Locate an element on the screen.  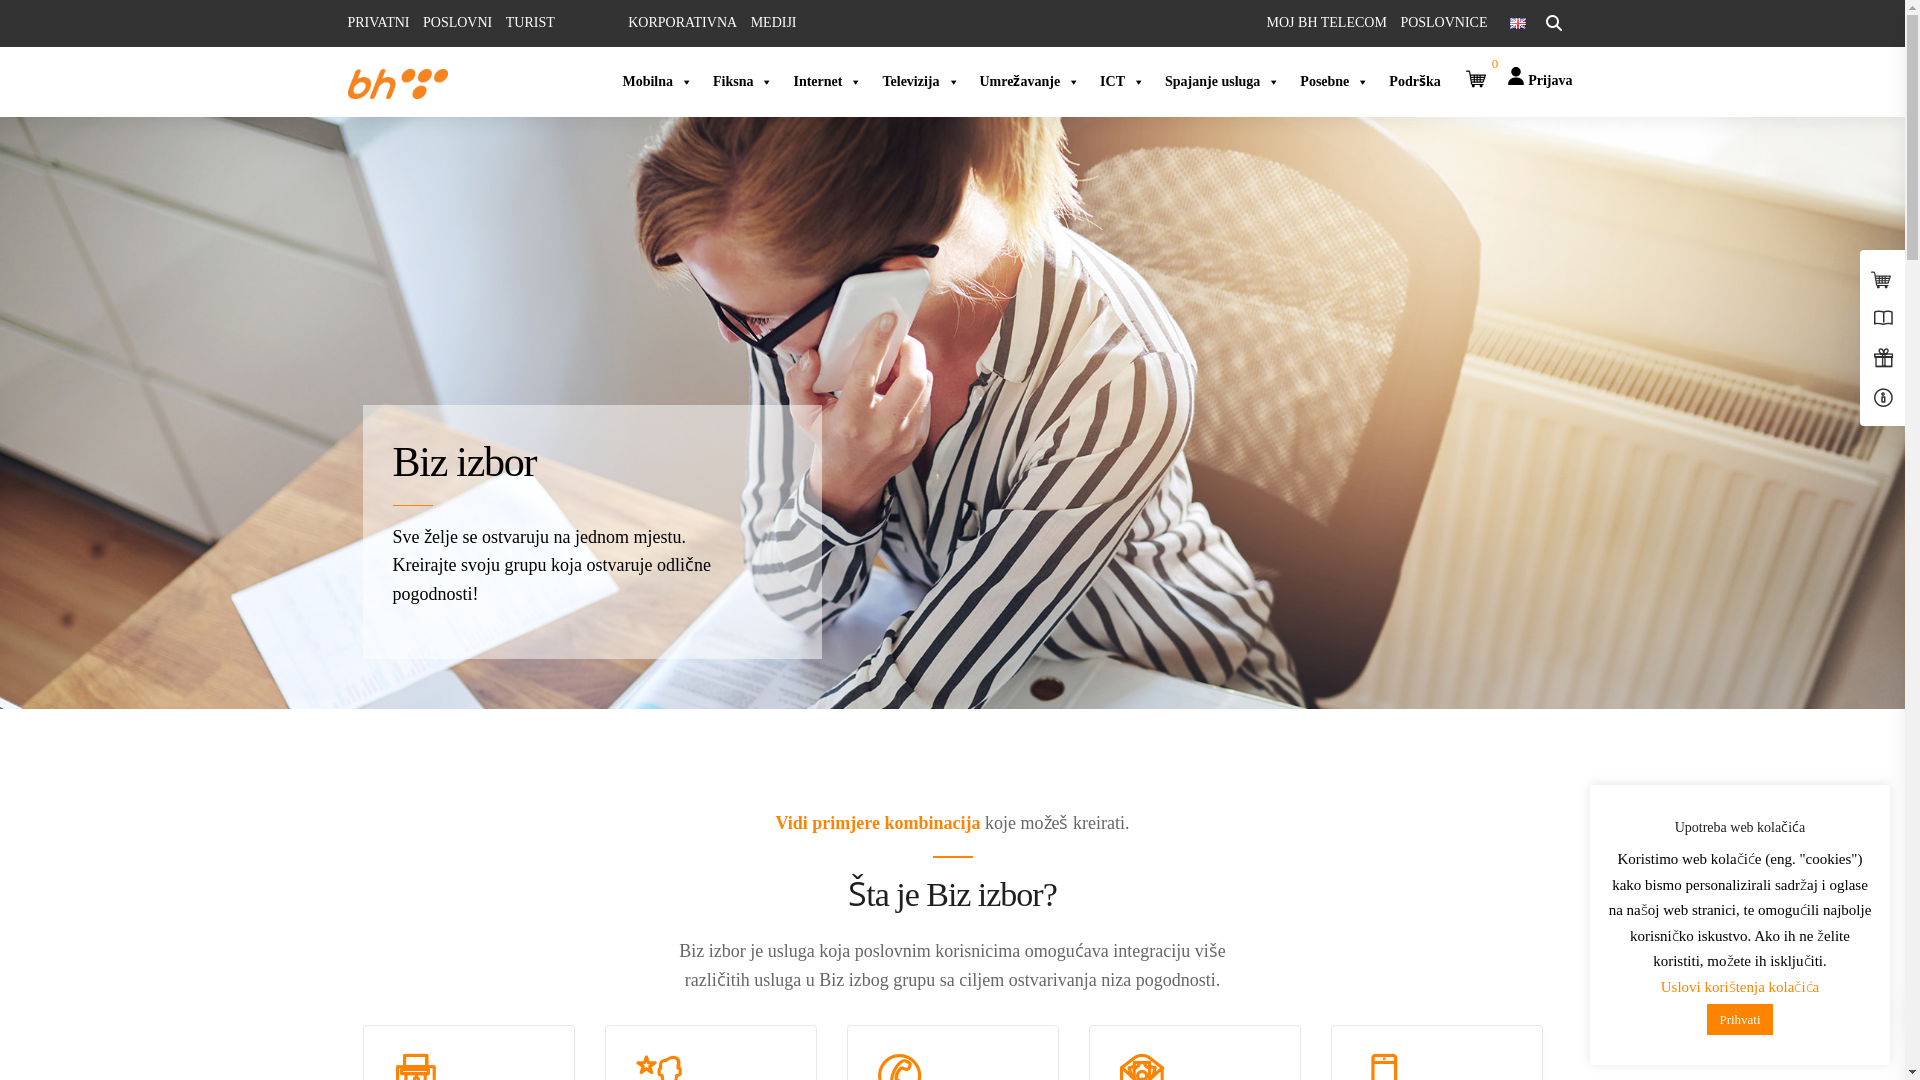
'TURIST' is located at coordinates (530, 22).